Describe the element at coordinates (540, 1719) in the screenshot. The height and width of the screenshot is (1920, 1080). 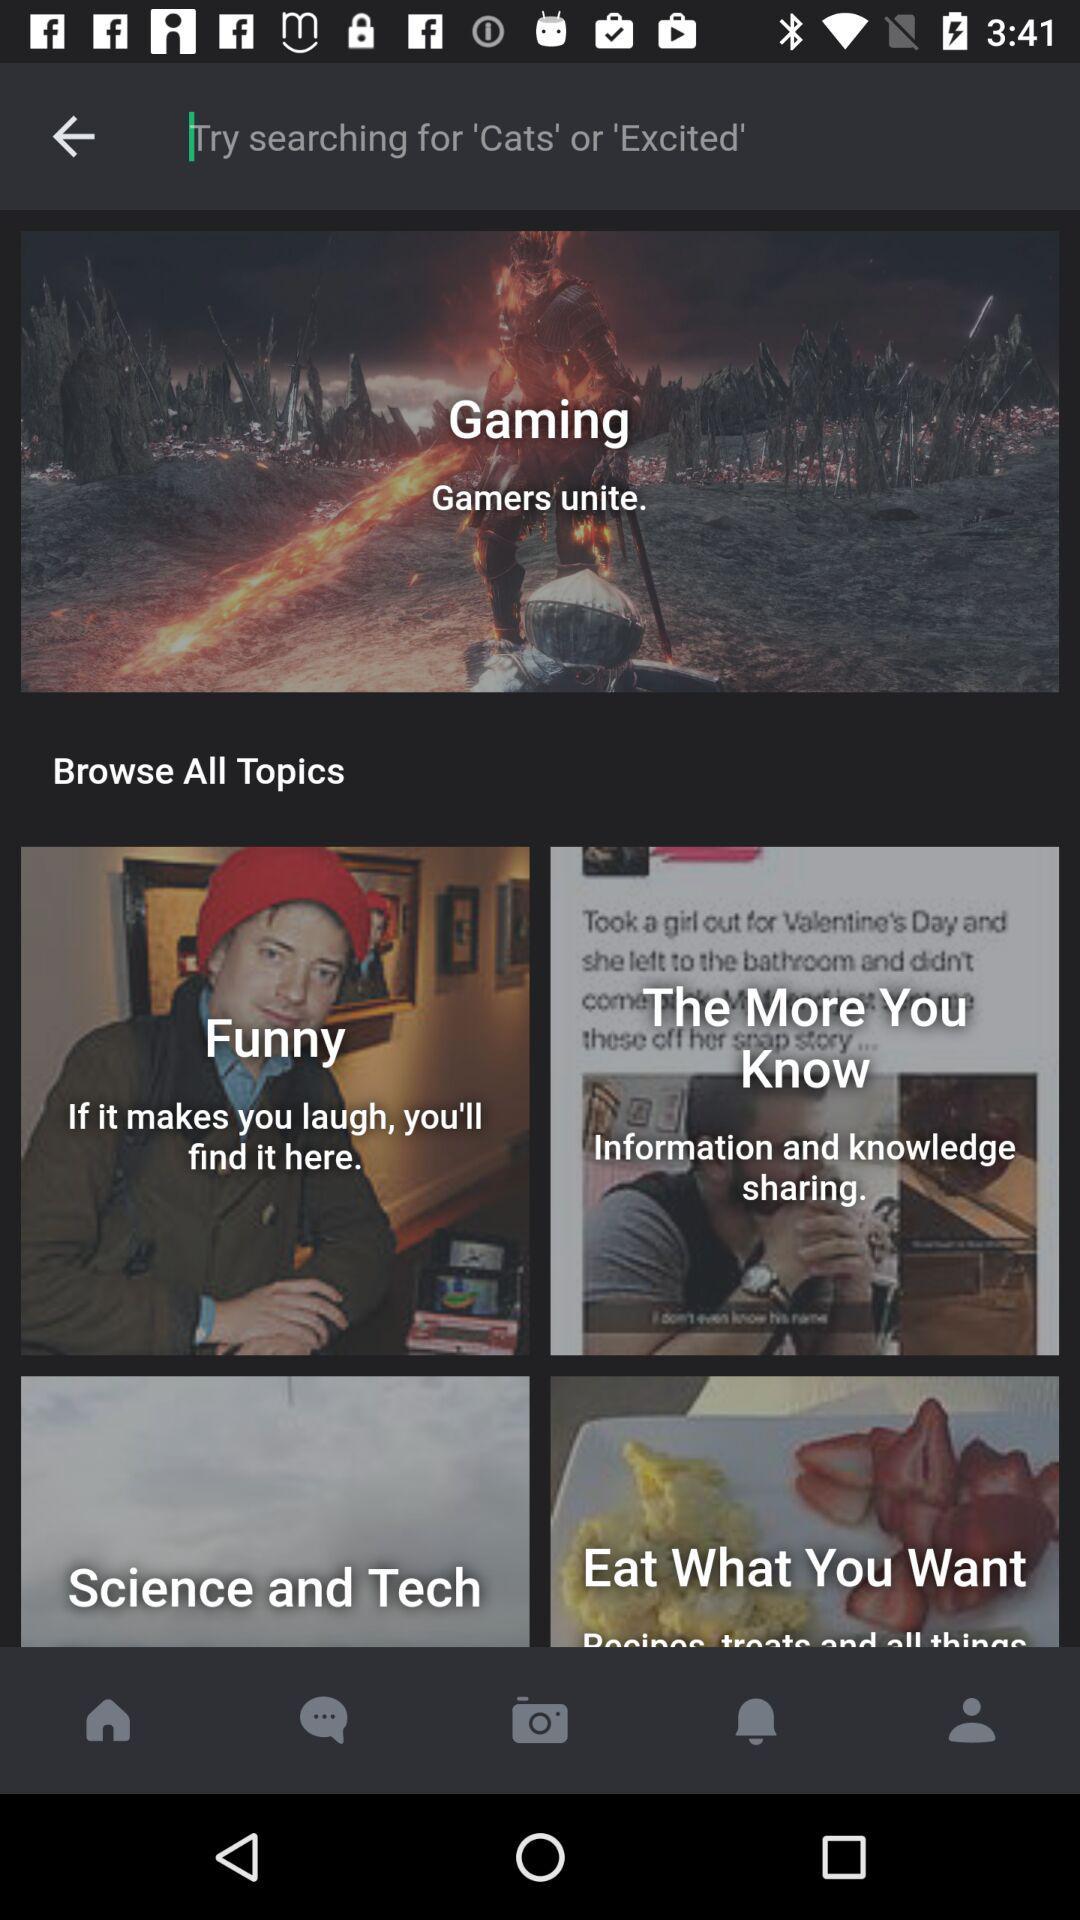
I see `open camera to take picture for upload` at that location.